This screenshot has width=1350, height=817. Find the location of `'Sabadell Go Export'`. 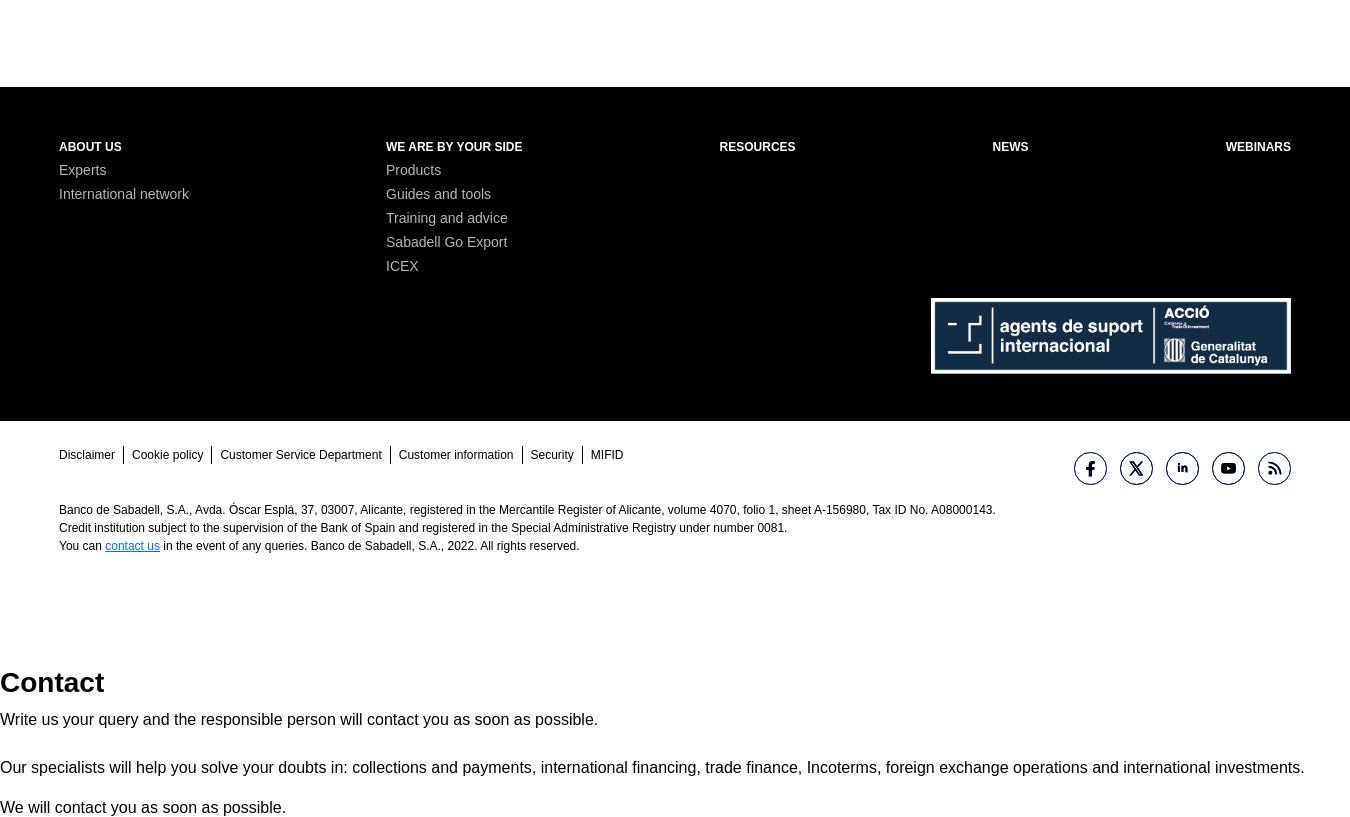

'Sabadell Go Export' is located at coordinates (446, 240).